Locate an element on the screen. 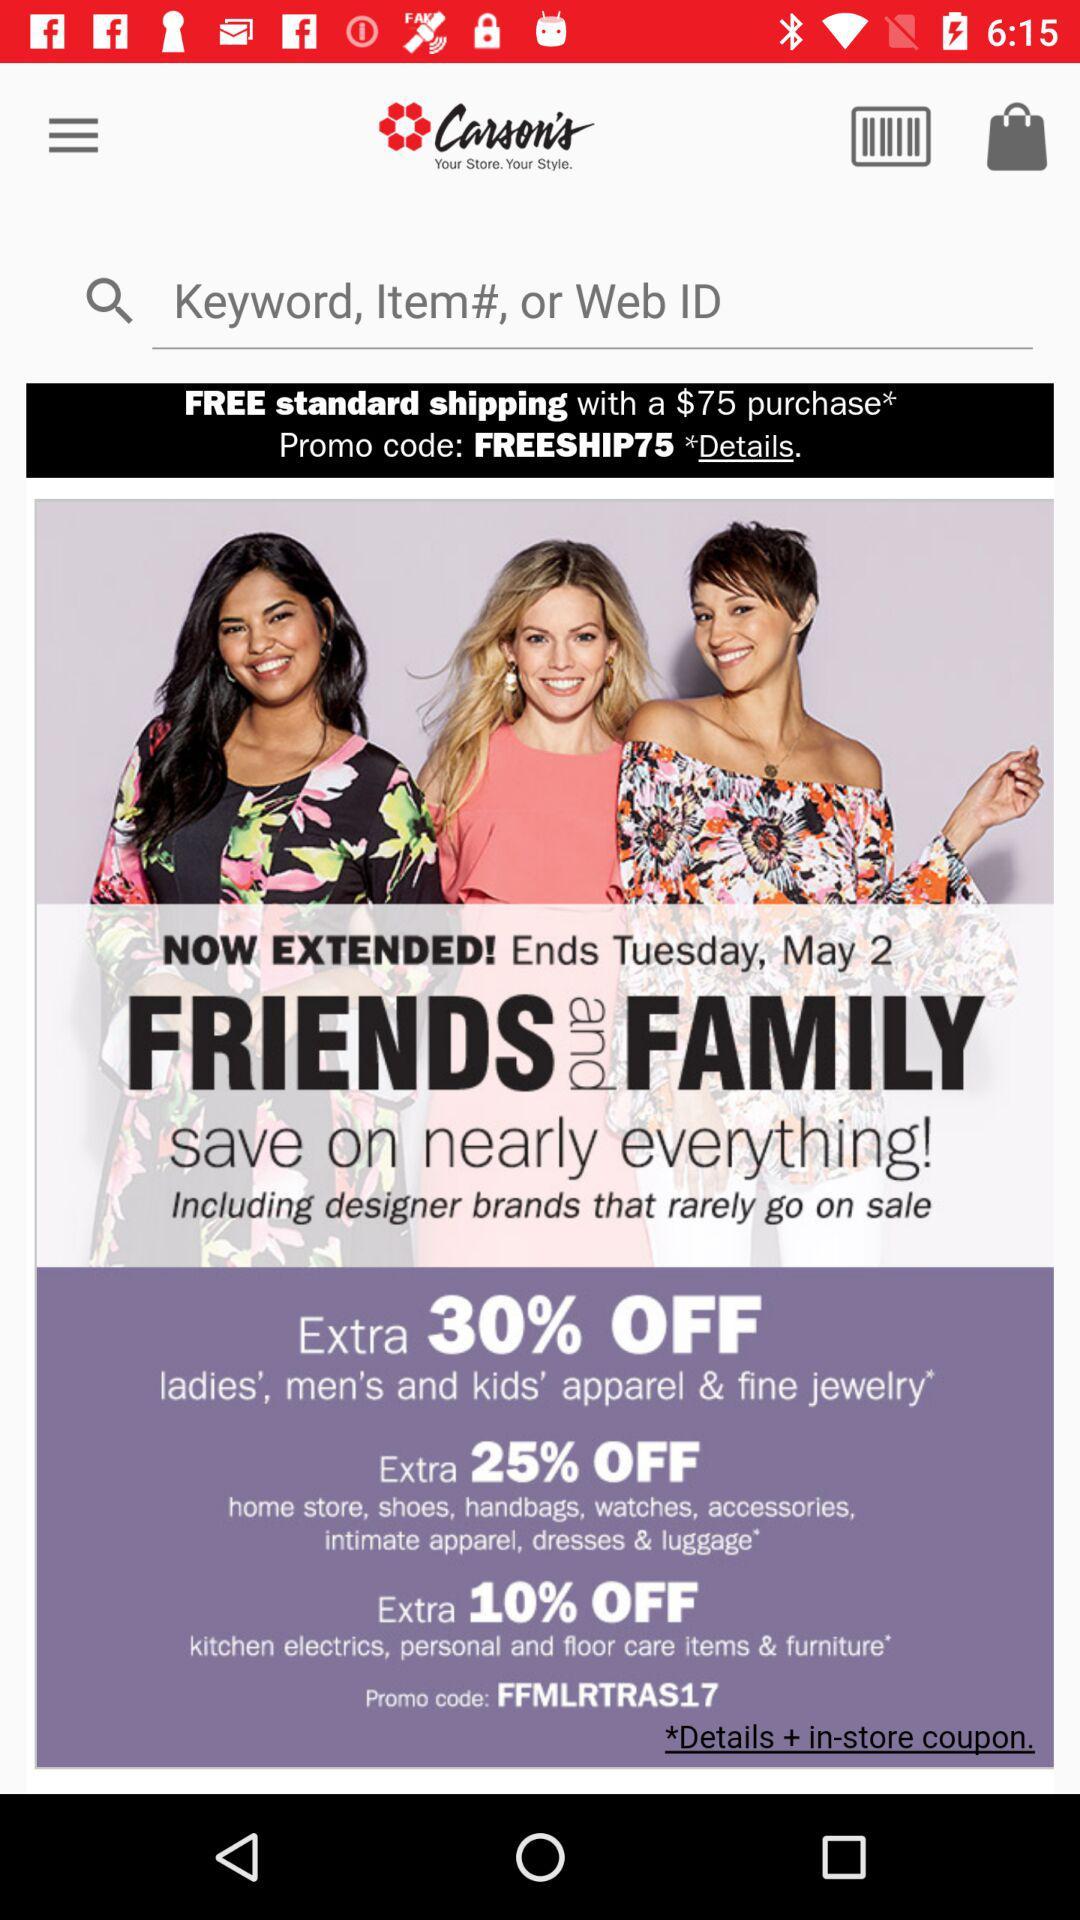 The image size is (1080, 1920). shows carsons option is located at coordinates (487, 135).